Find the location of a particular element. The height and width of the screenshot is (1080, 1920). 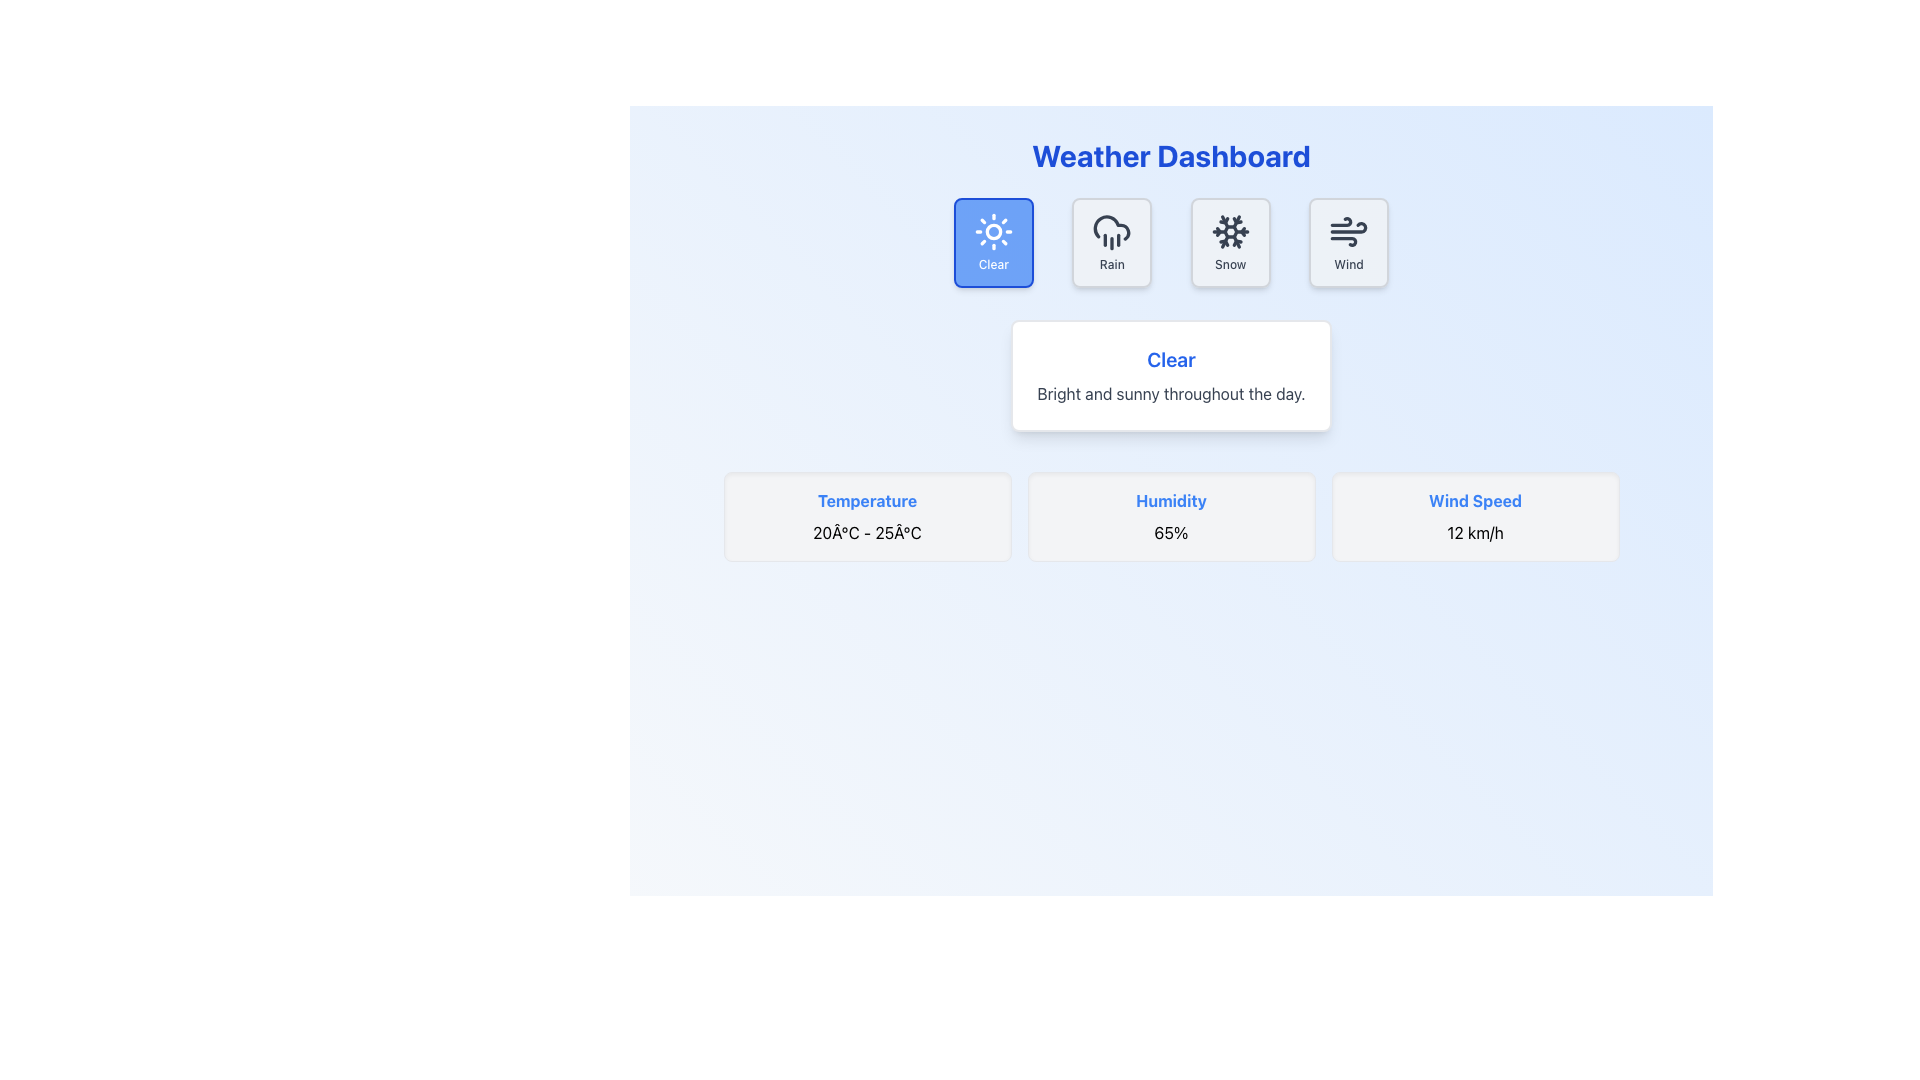

the text label displaying 'Clear', which is centered below a sun icon on a blue button with rounded corners is located at coordinates (993, 264).